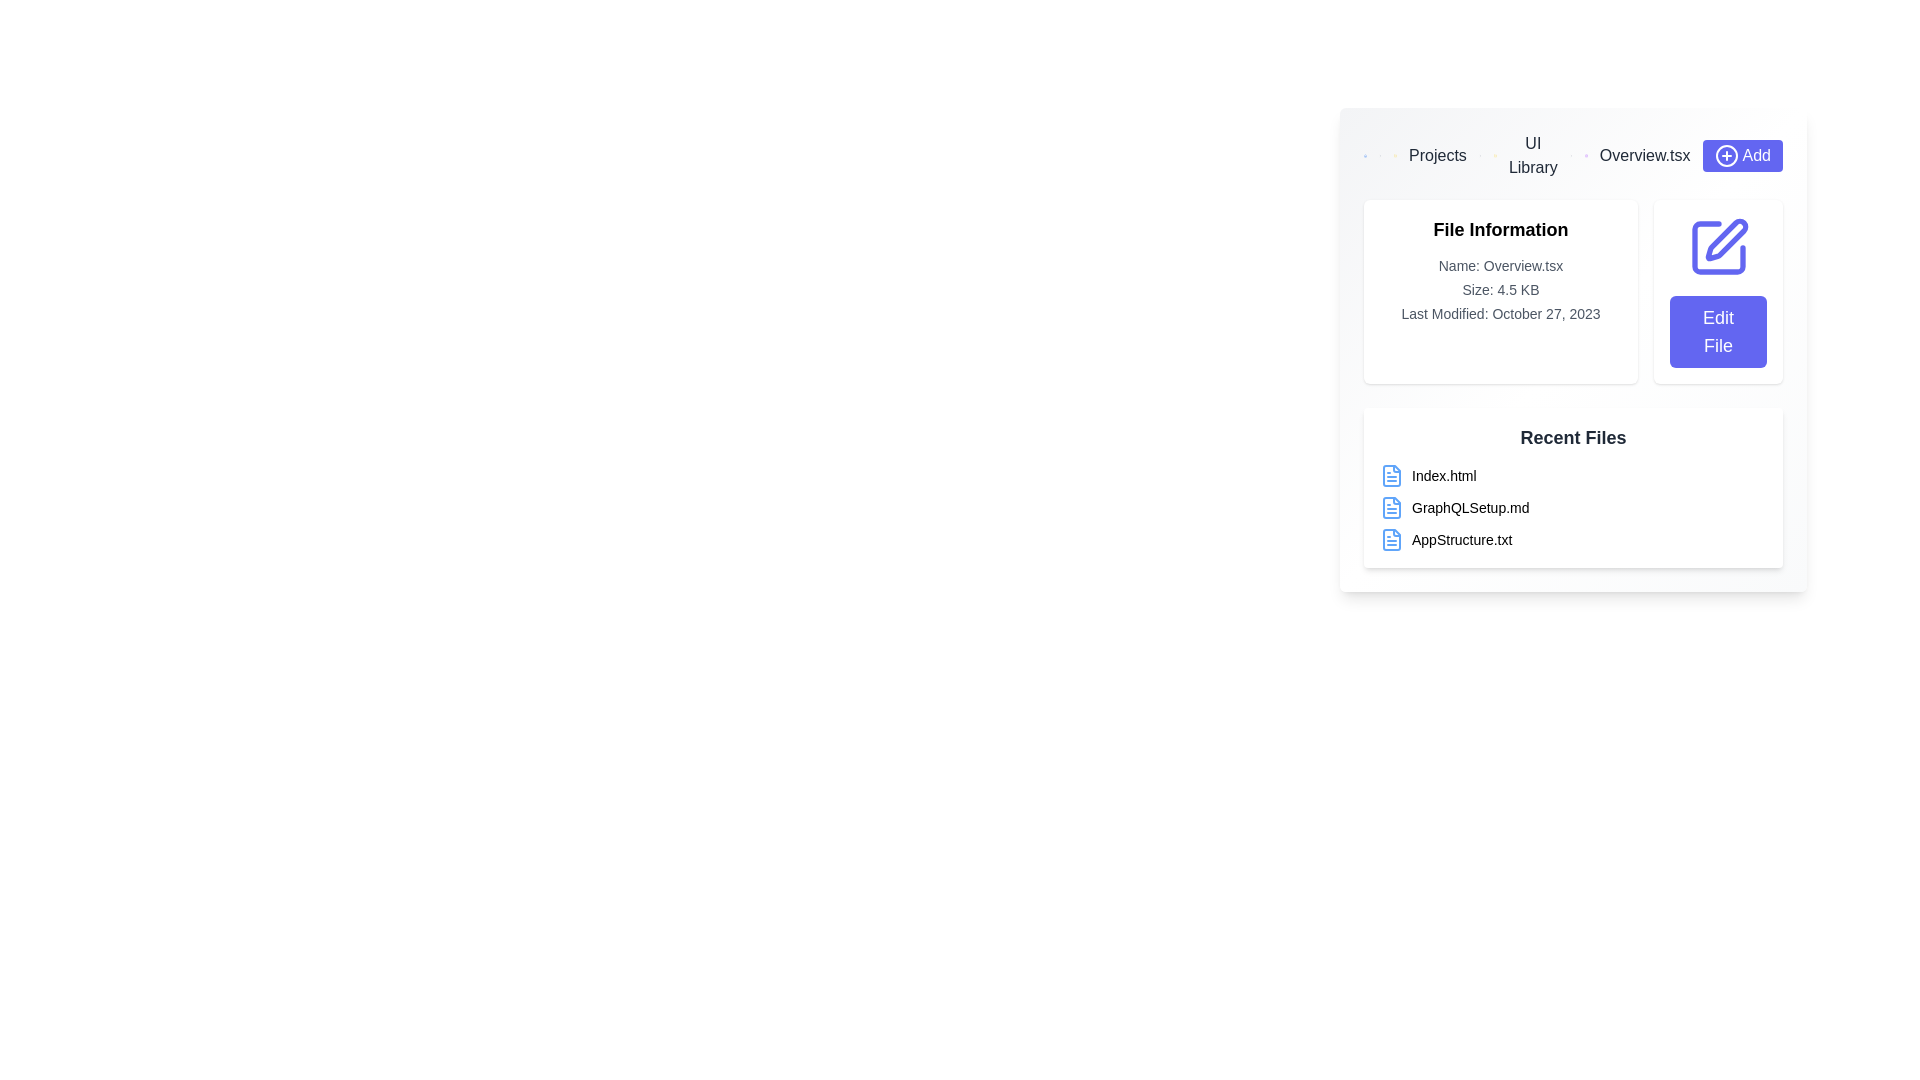 This screenshot has width=1920, height=1080. I want to click on displayed file information text, which includes the filename 'Overview.tsx', the size '4.5 KB', and the last modified date 'October 27, 2023', from the Text Display element located in the 'File Information' section, so click(1501, 289).